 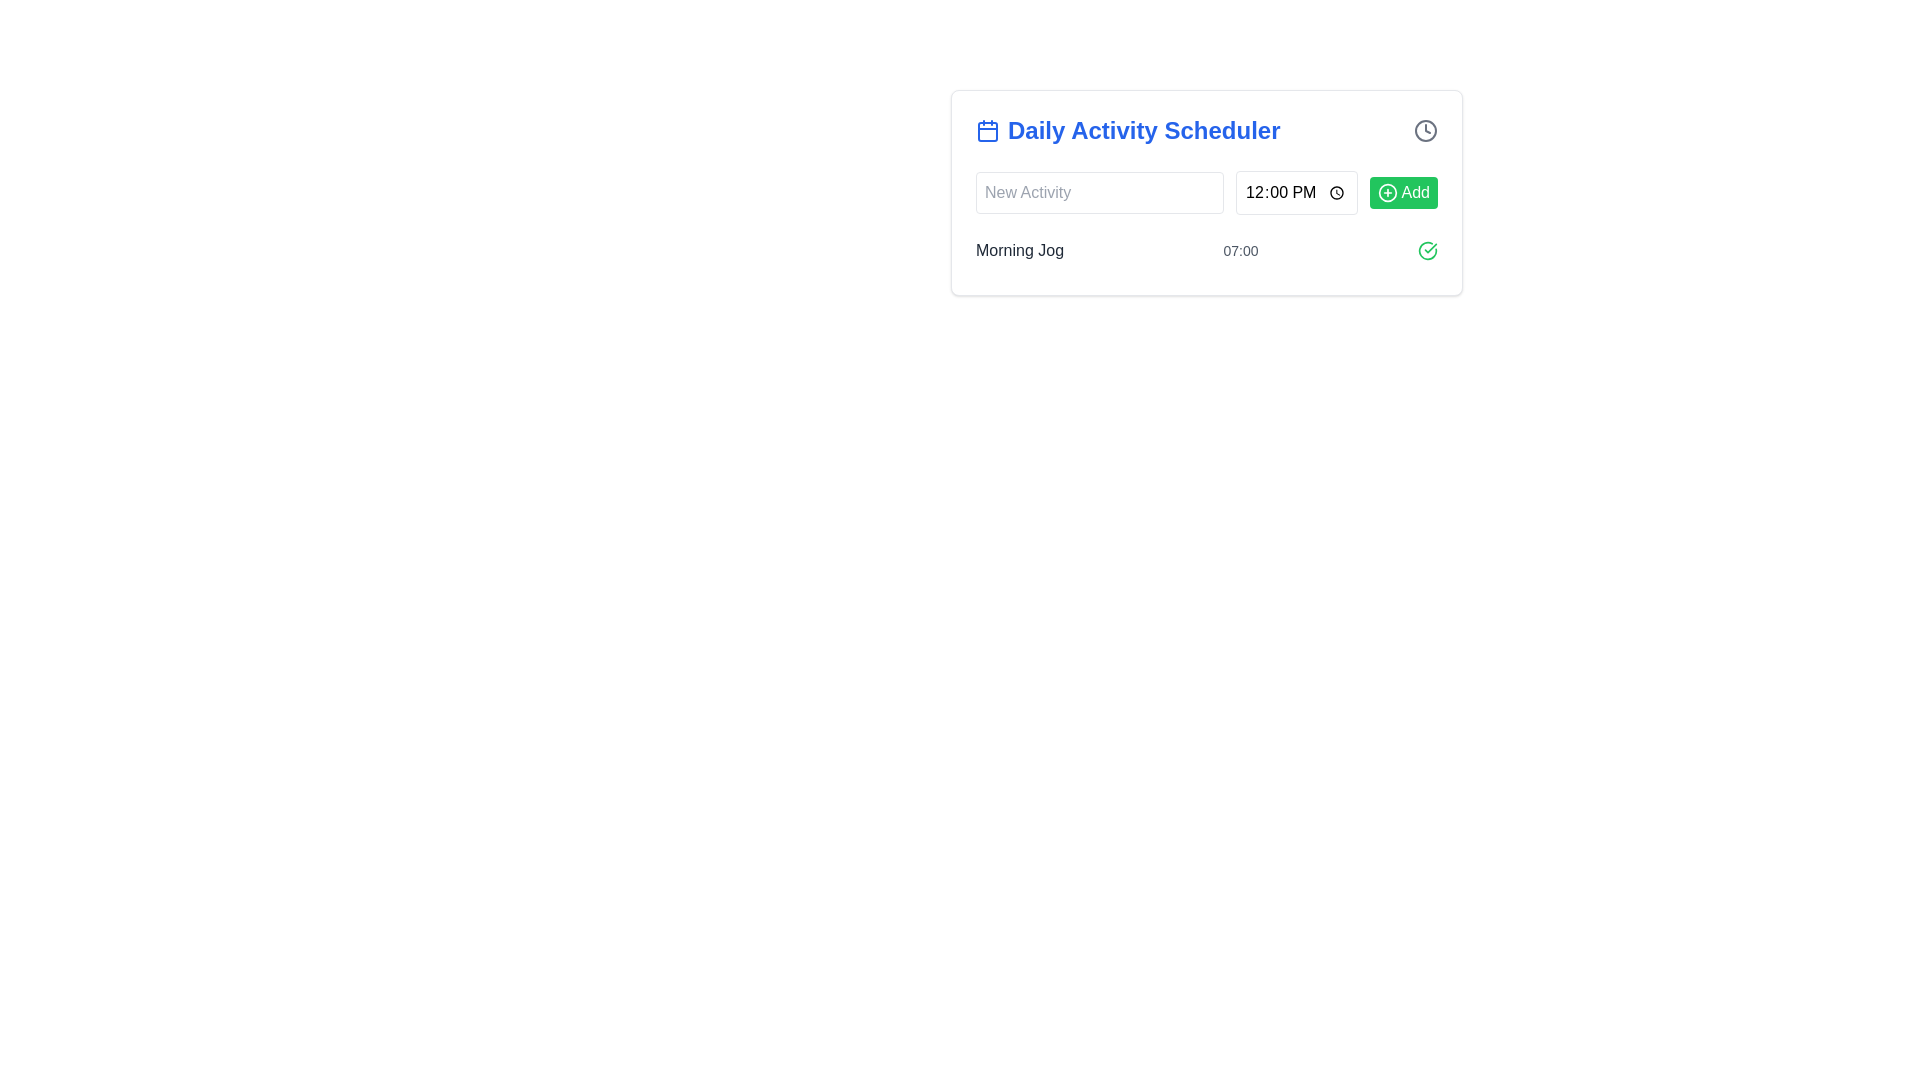 What do you see at coordinates (988, 131) in the screenshot?
I see `the blue-colored calendar icon with rounded corners located at the leftmost side of the header section labeled 'Daily Activity Scheduler'` at bounding box center [988, 131].